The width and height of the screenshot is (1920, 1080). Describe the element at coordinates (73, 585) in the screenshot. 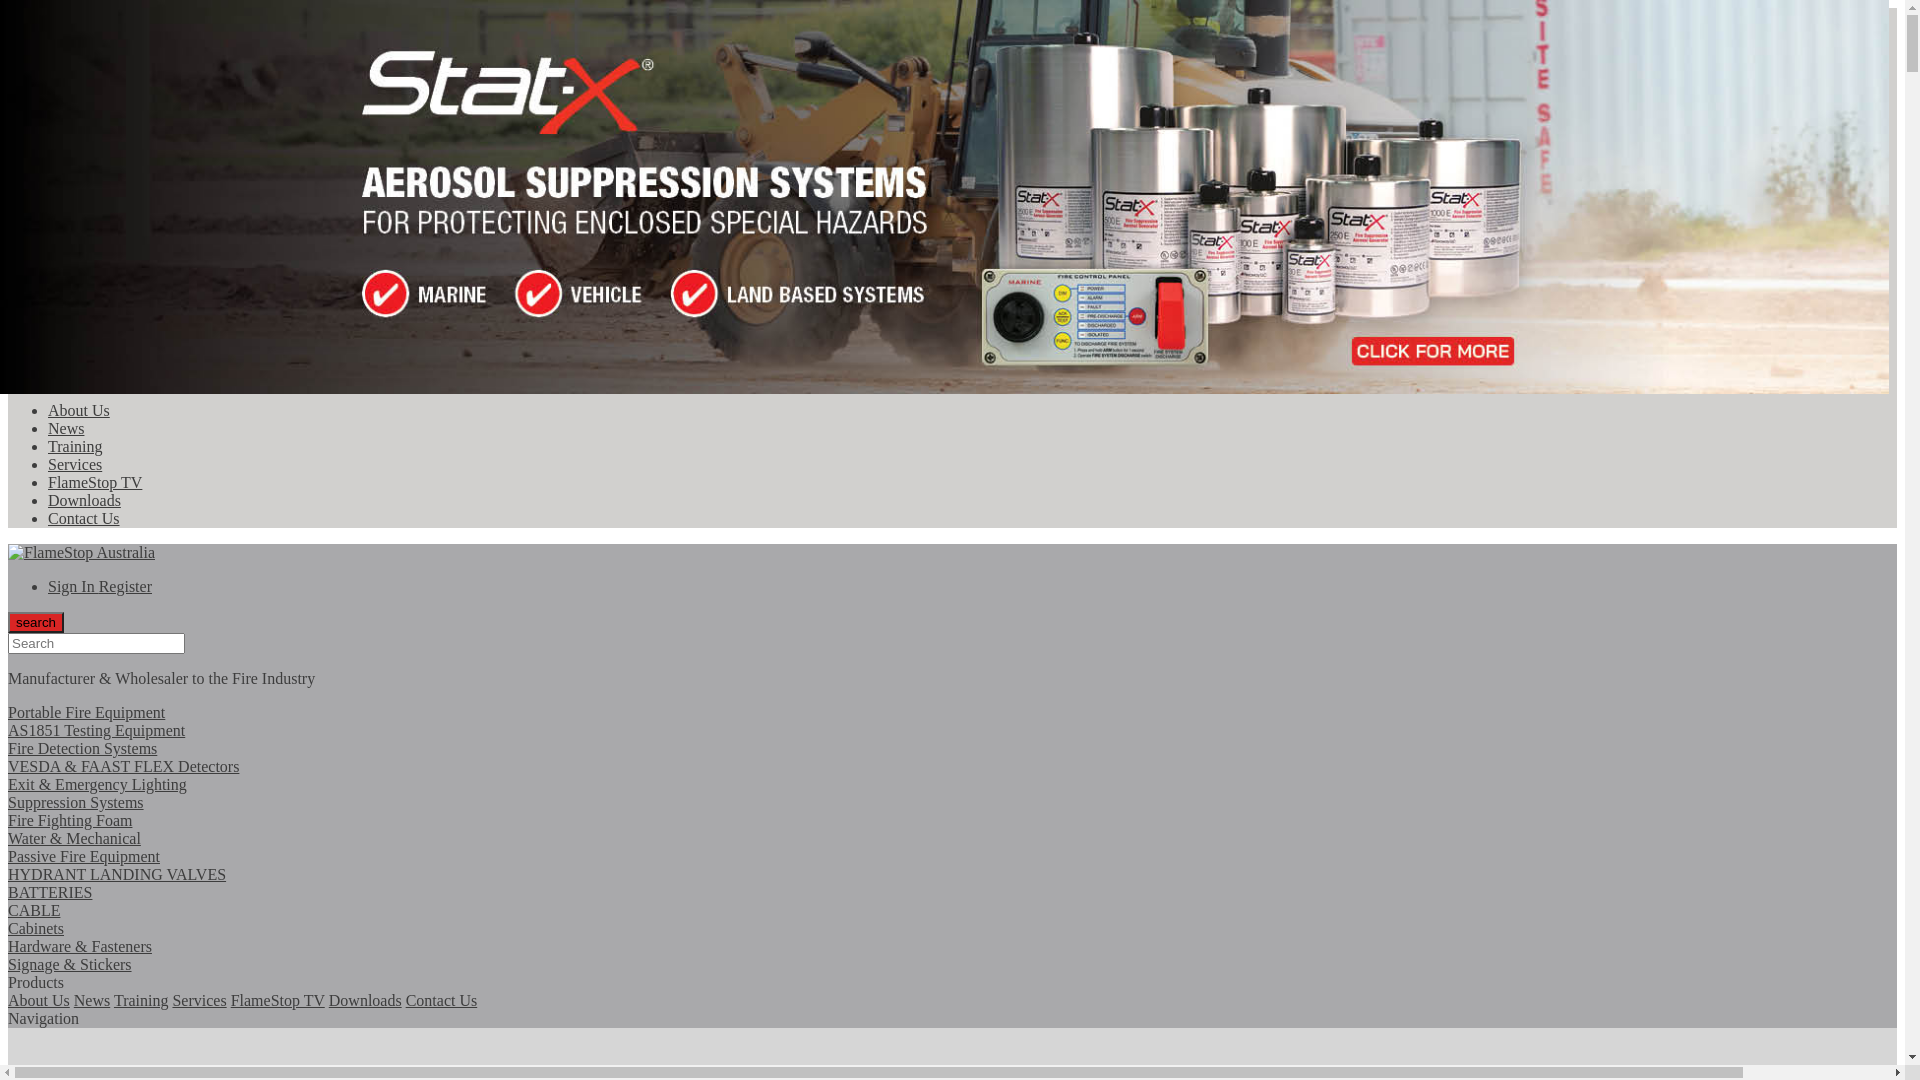

I see `'Sign In'` at that location.